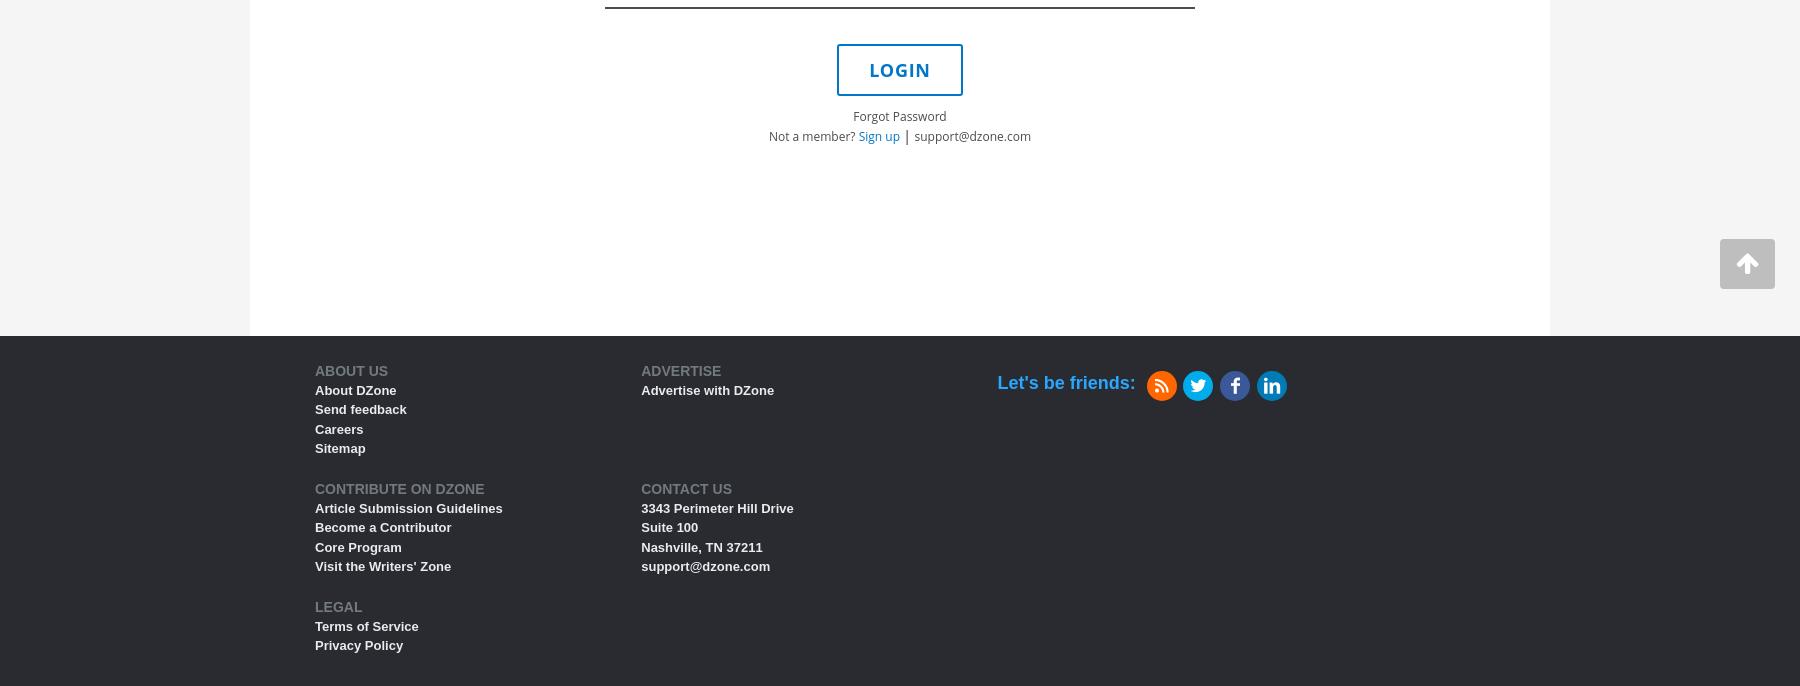  What do you see at coordinates (907, 134) in the screenshot?
I see `'|'` at bounding box center [907, 134].